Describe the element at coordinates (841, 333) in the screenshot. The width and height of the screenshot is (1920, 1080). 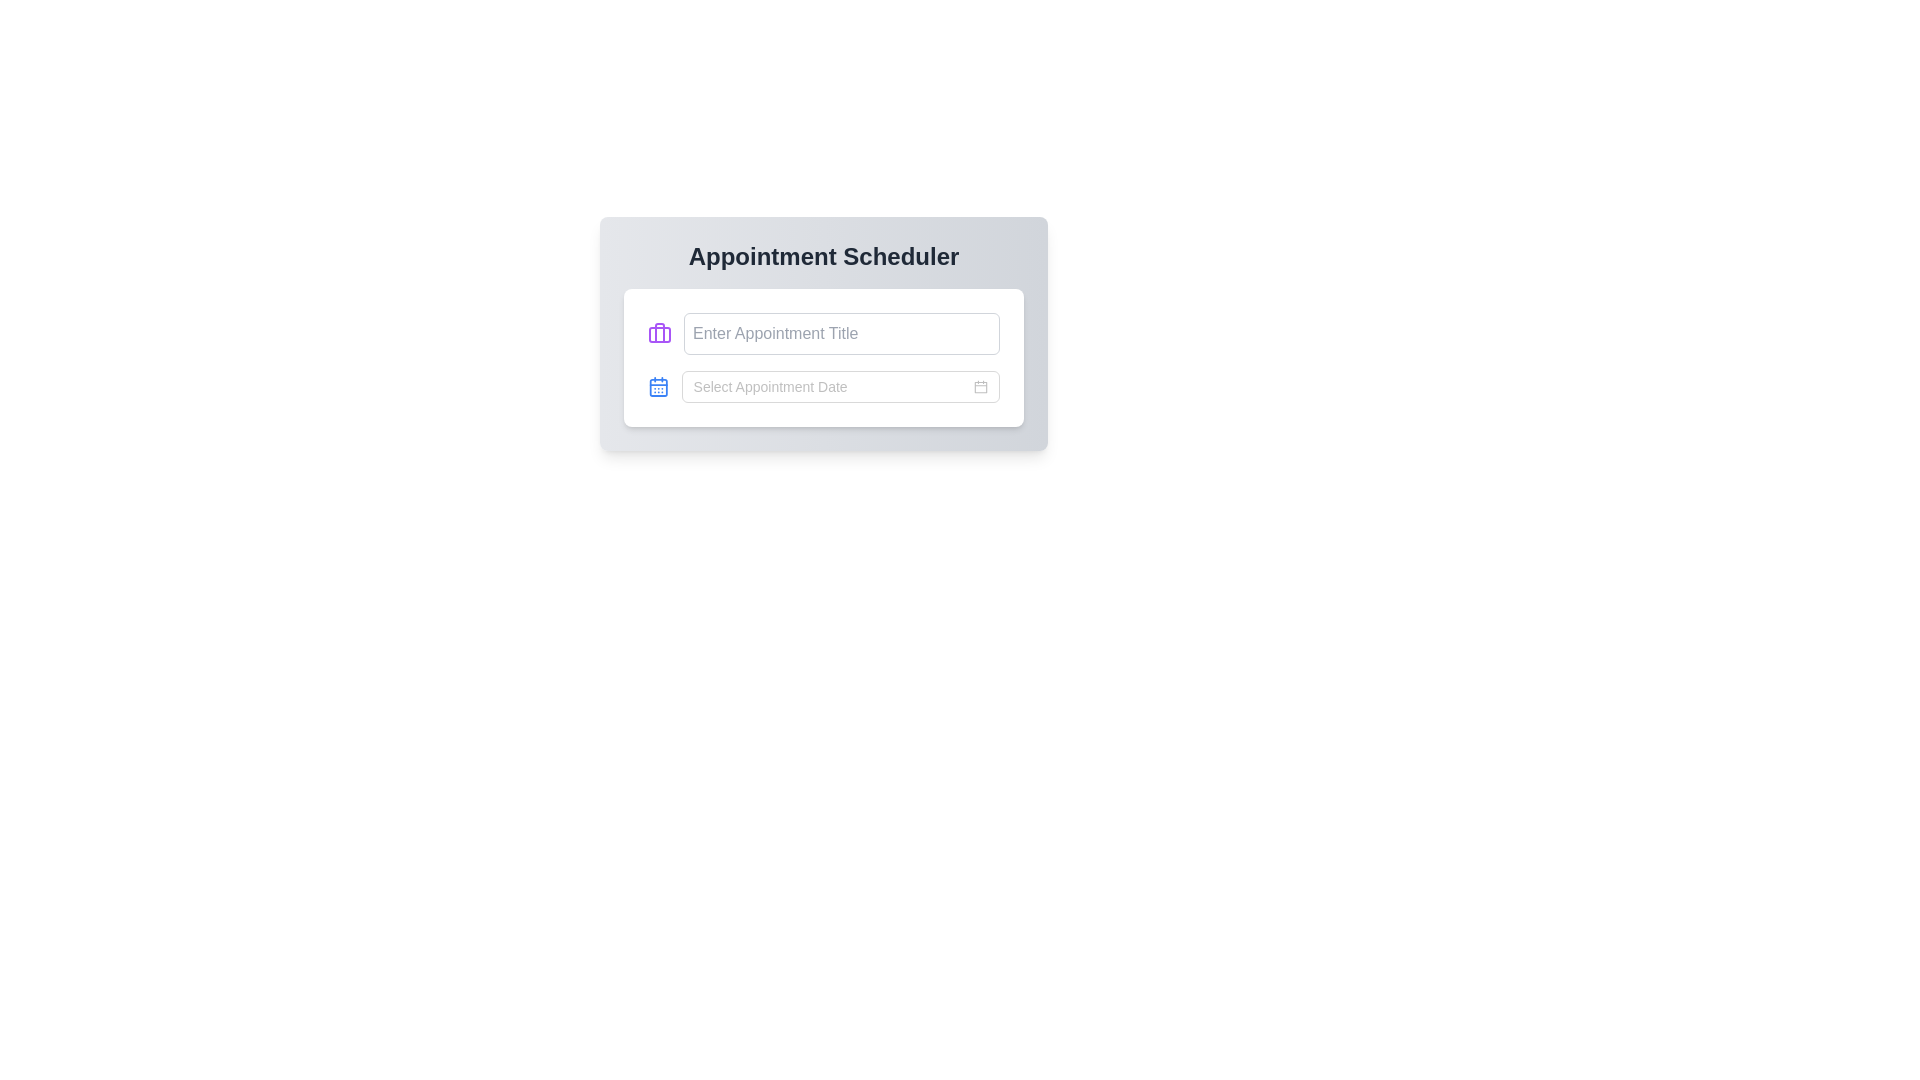
I see `the text input field for the appointment title` at that location.